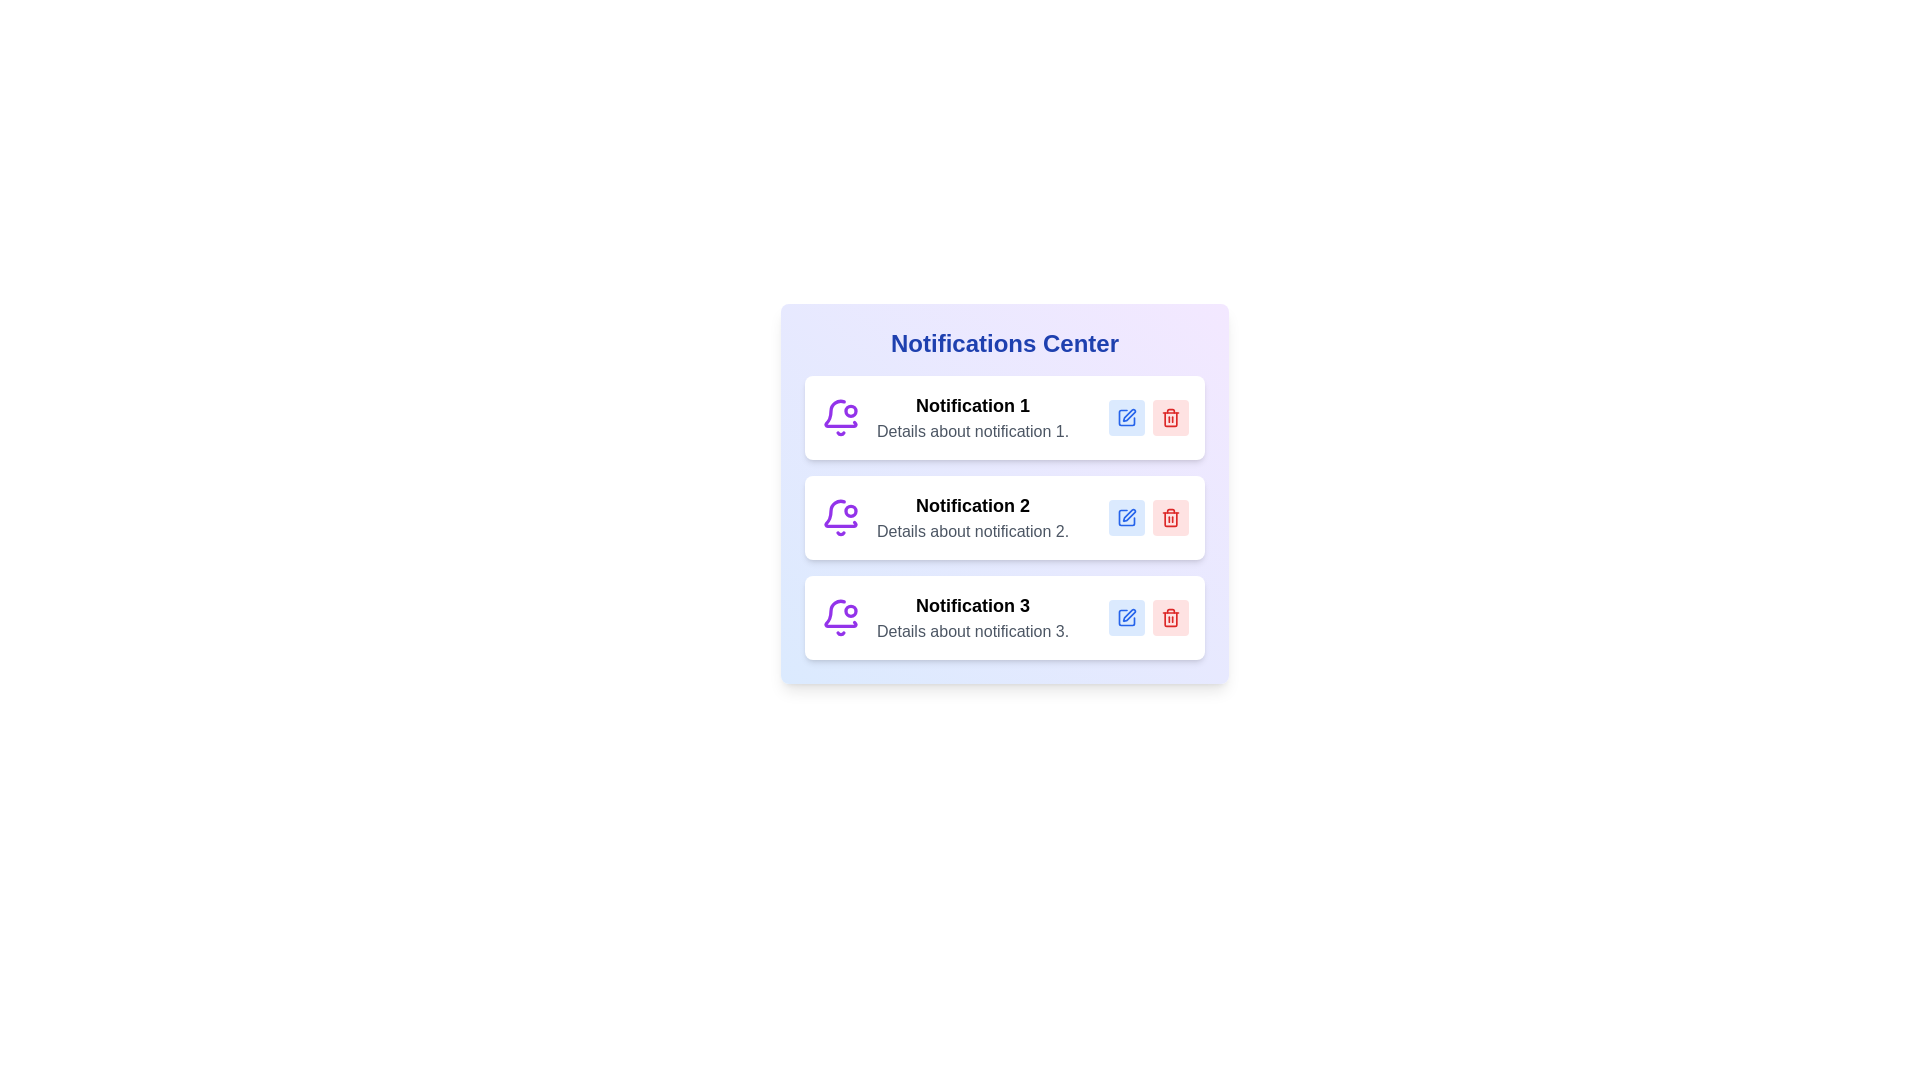  What do you see at coordinates (1129, 414) in the screenshot?
I see `the blue pen icon used for editing, located to the right of the first notification under the 'Notifications Center' heading, for keyboard interaction` at bounding box center [1129, 414].